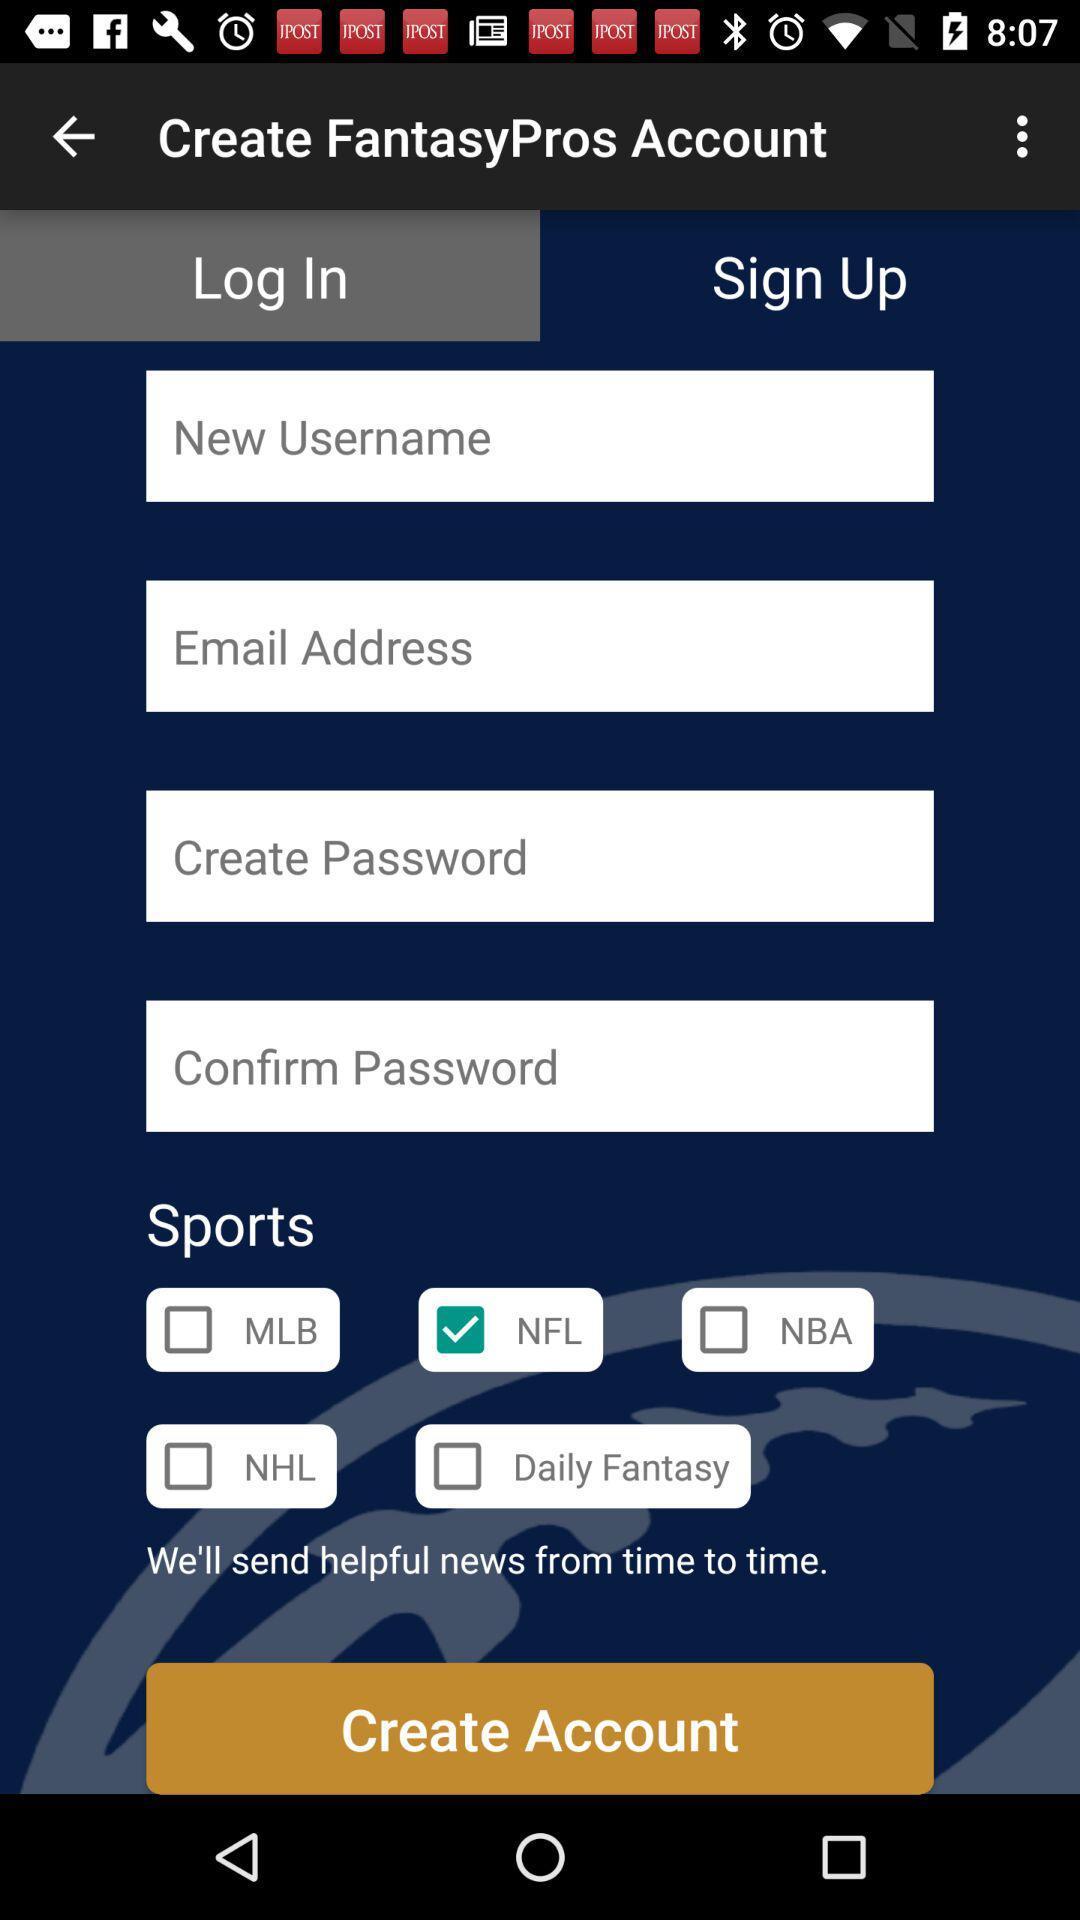 The image size is (1080, 1920). What do you see at coordinates (540, 1727) in the screenshot?
I see `orange button at bottom` at bounding box center [540, 1727].